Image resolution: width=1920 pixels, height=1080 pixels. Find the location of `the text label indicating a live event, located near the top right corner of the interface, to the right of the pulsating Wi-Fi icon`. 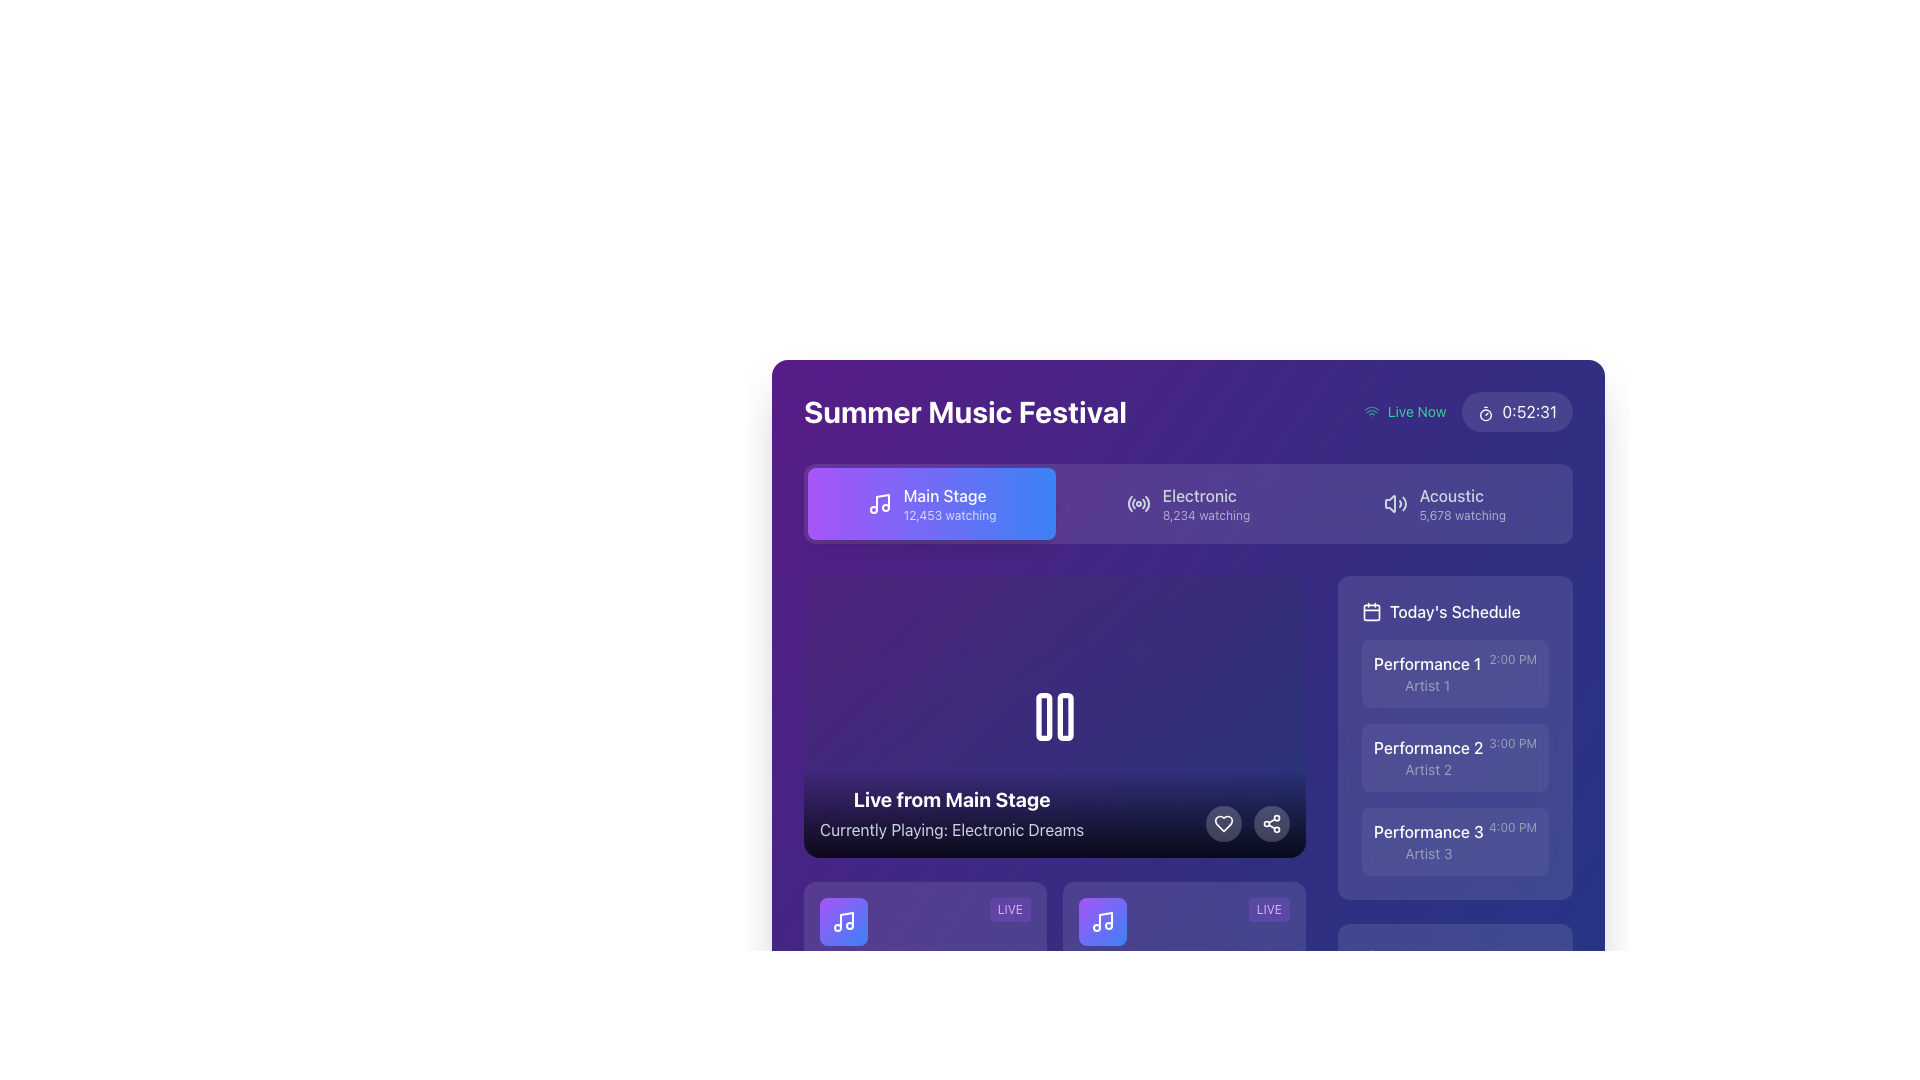

the text label indicating a live event, located near the top right corner of the interface, to the right of the pulsating Wi-Fi icon is located at coordinates (1415, 411).